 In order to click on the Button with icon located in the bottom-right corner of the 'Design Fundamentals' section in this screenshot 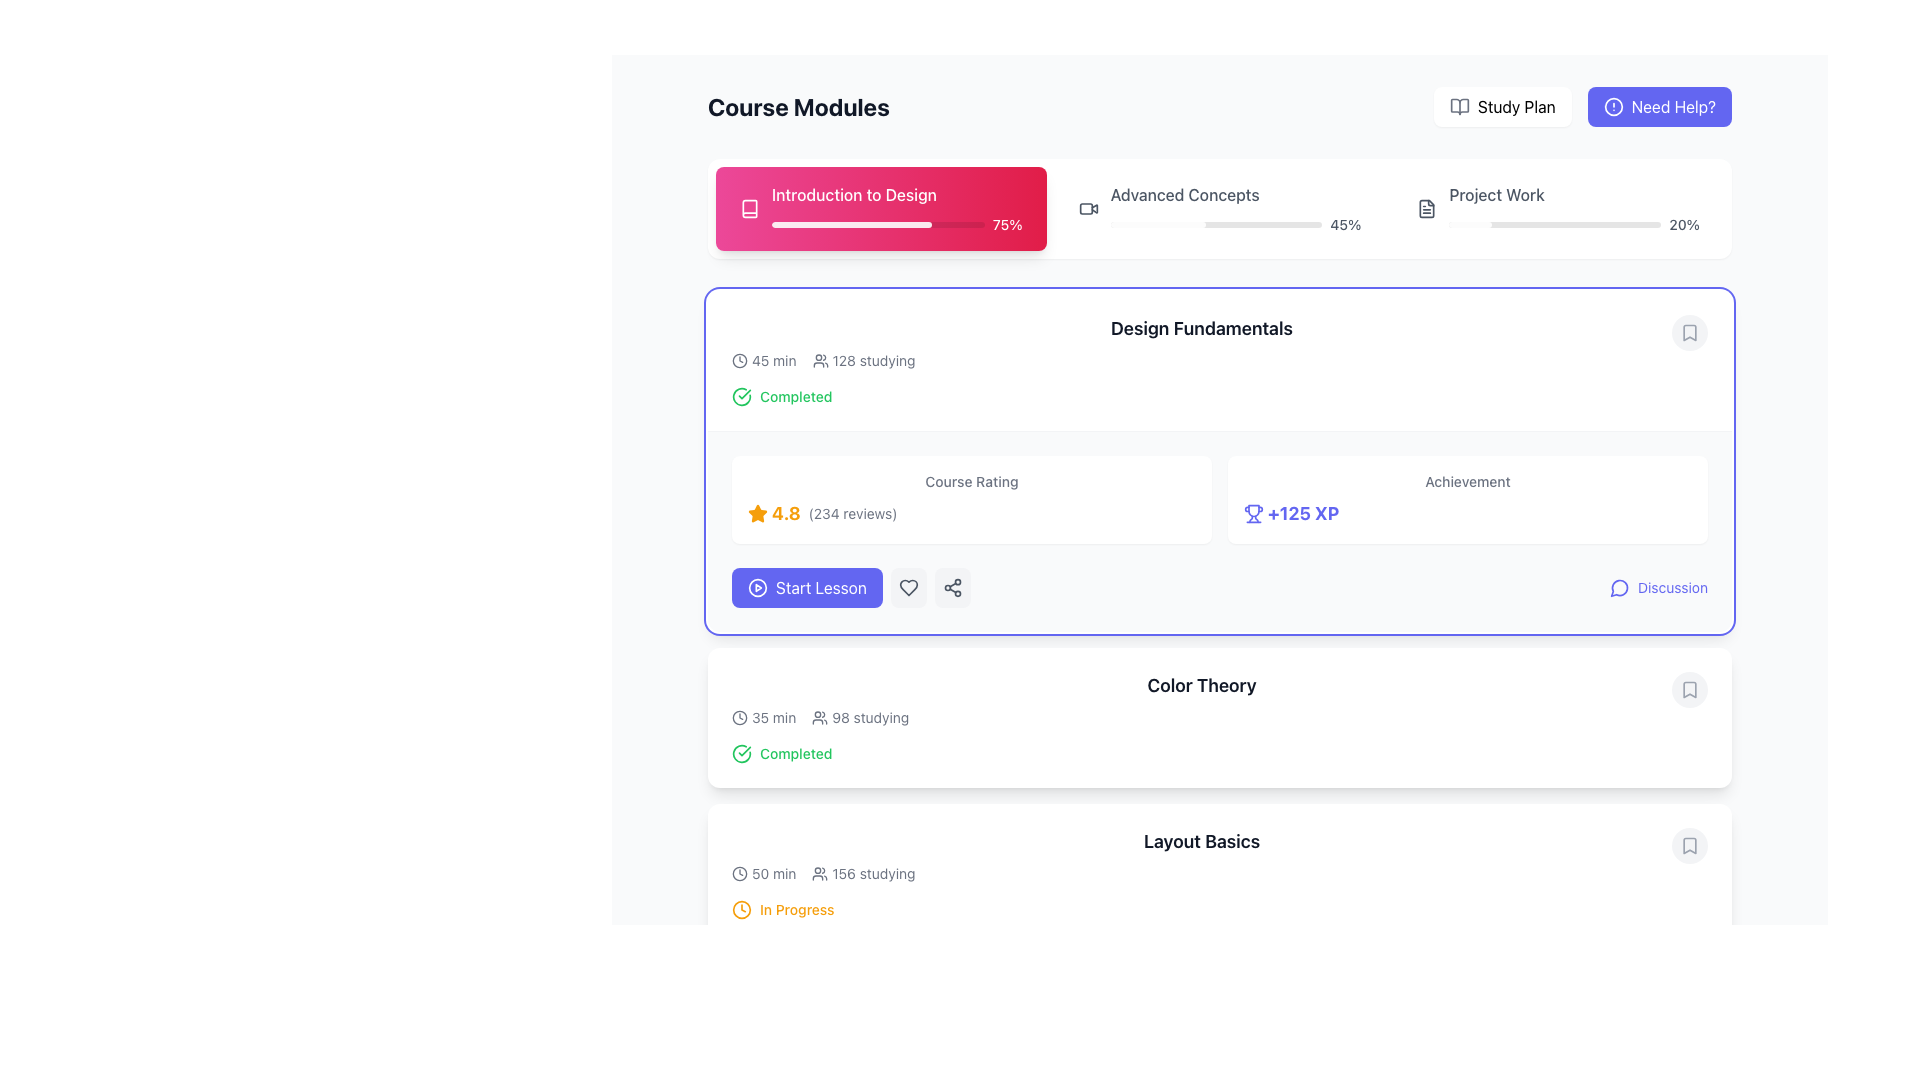, I will do `click(1659, 586)`.